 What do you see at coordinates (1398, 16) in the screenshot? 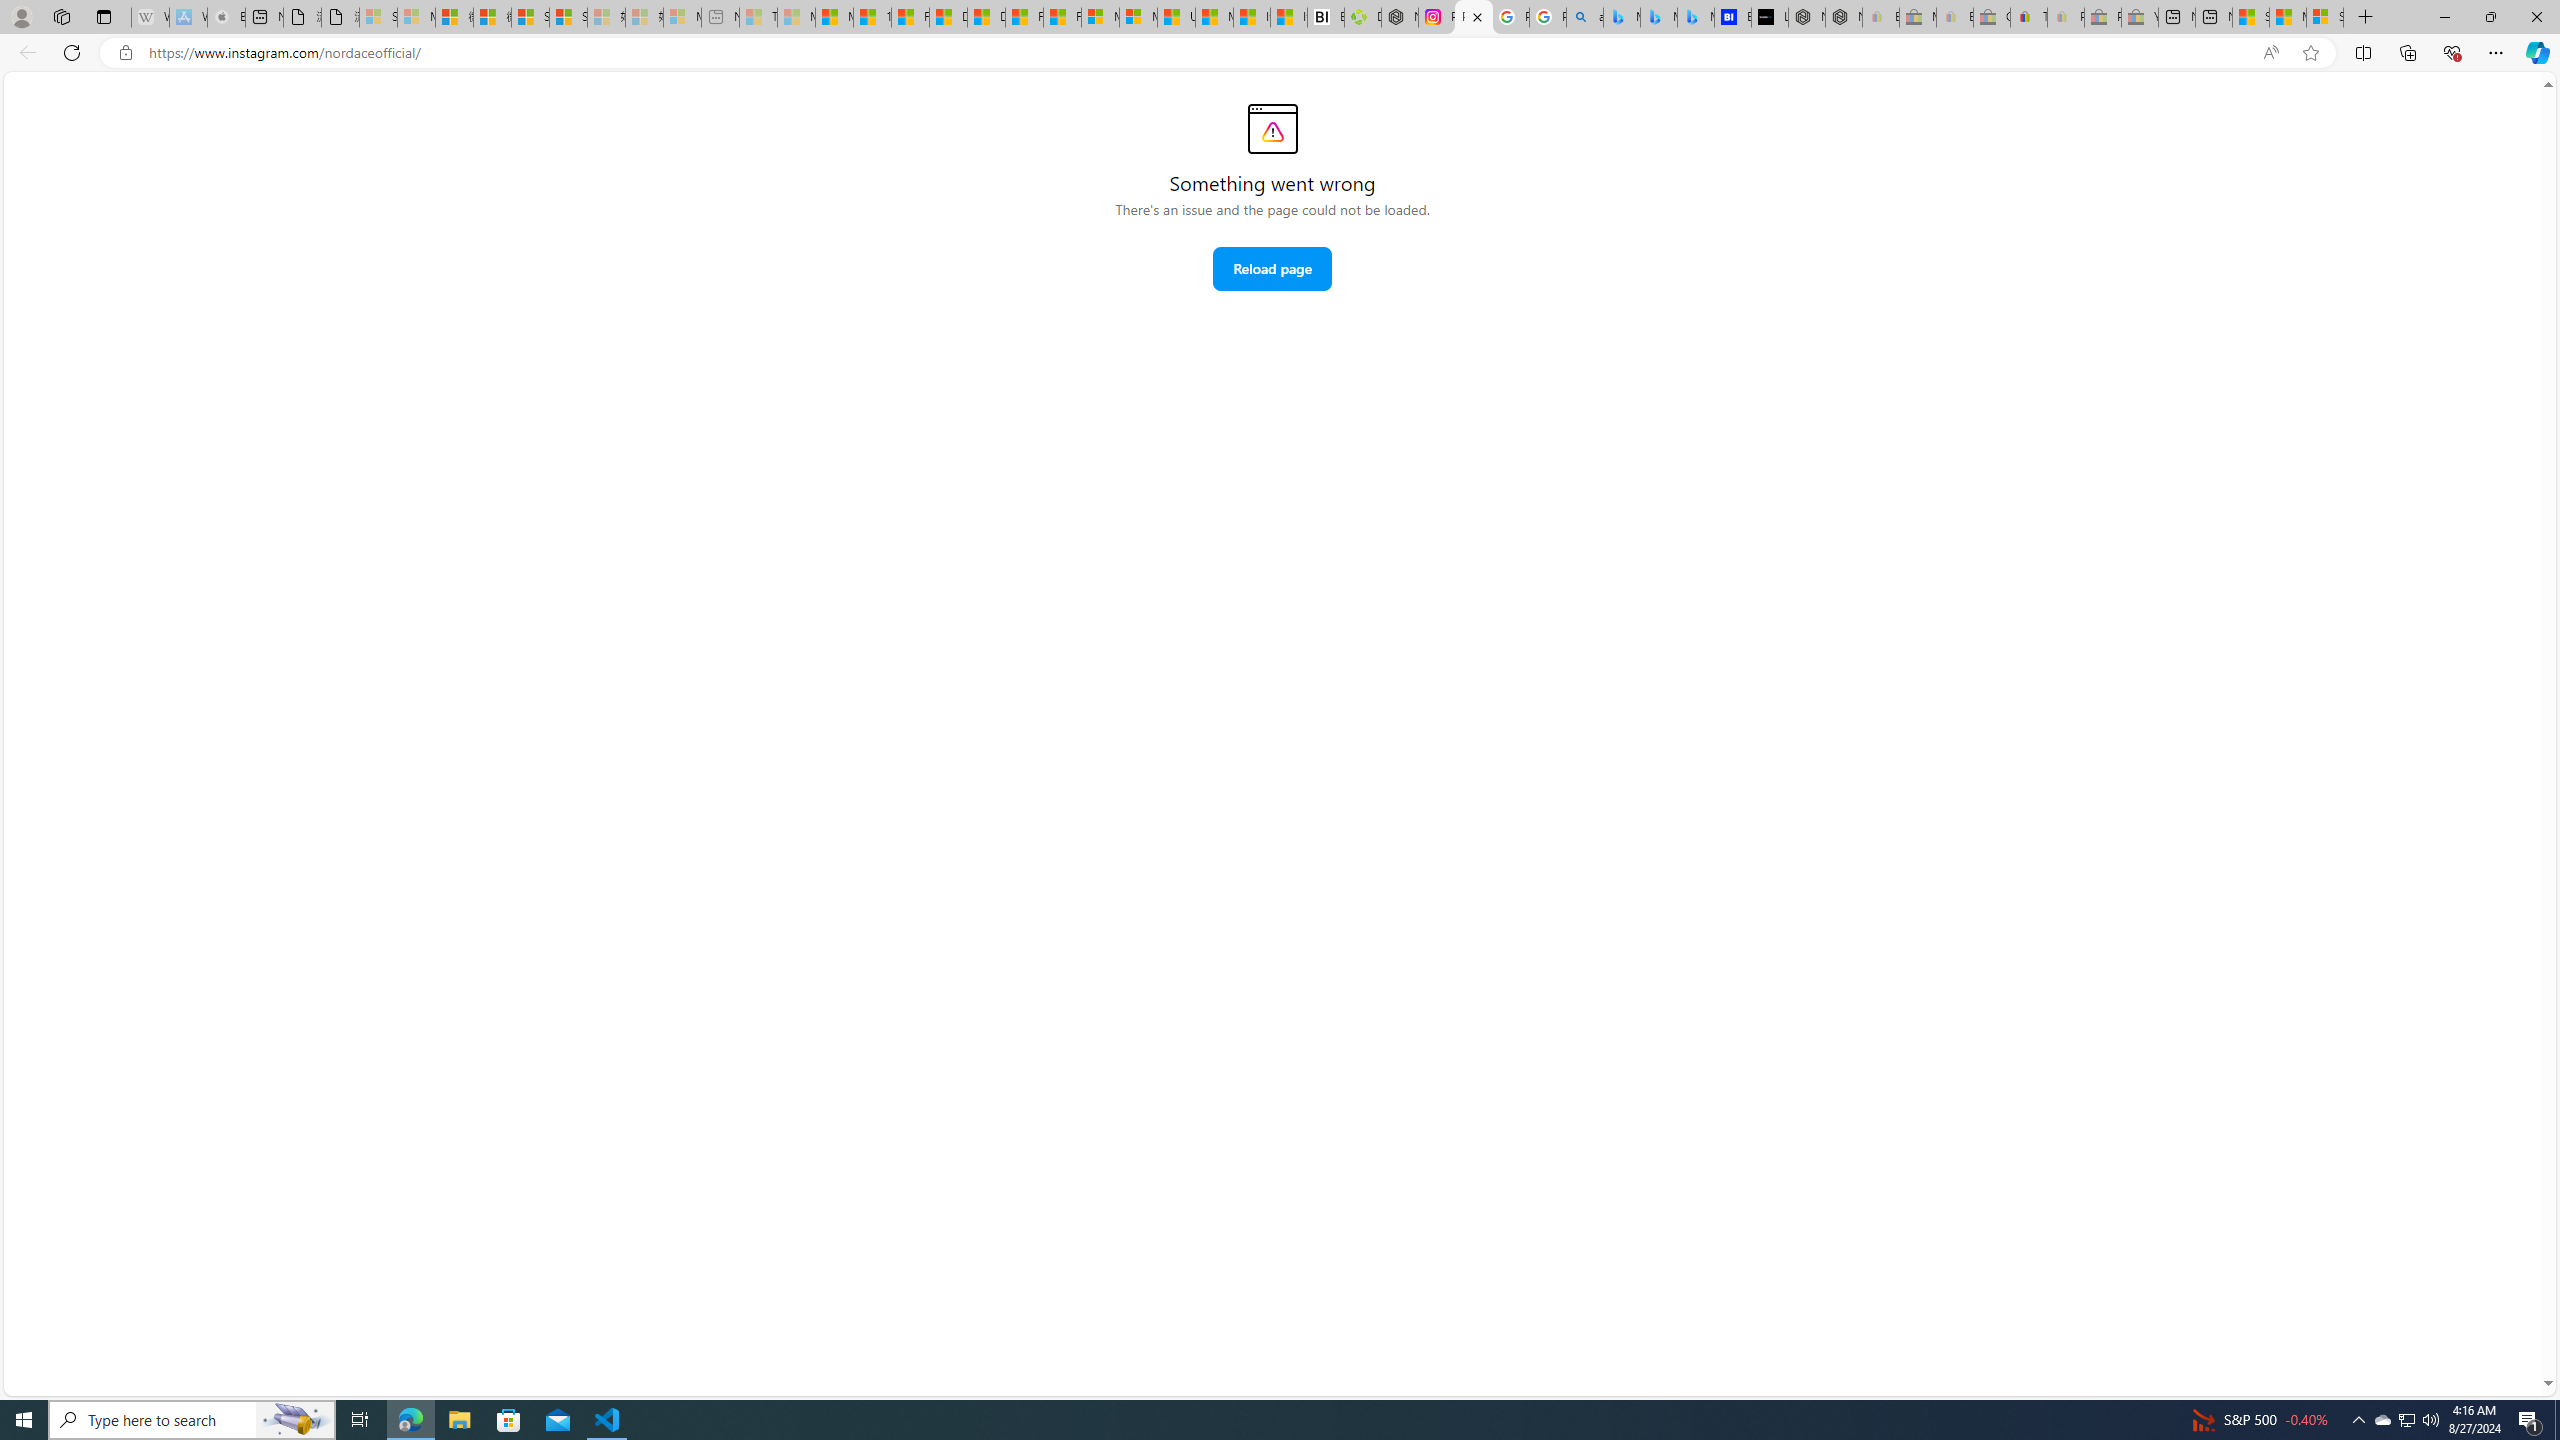
I see `'Nordace - Nordace Edin Collection'` at bounding box center [1398, 16].